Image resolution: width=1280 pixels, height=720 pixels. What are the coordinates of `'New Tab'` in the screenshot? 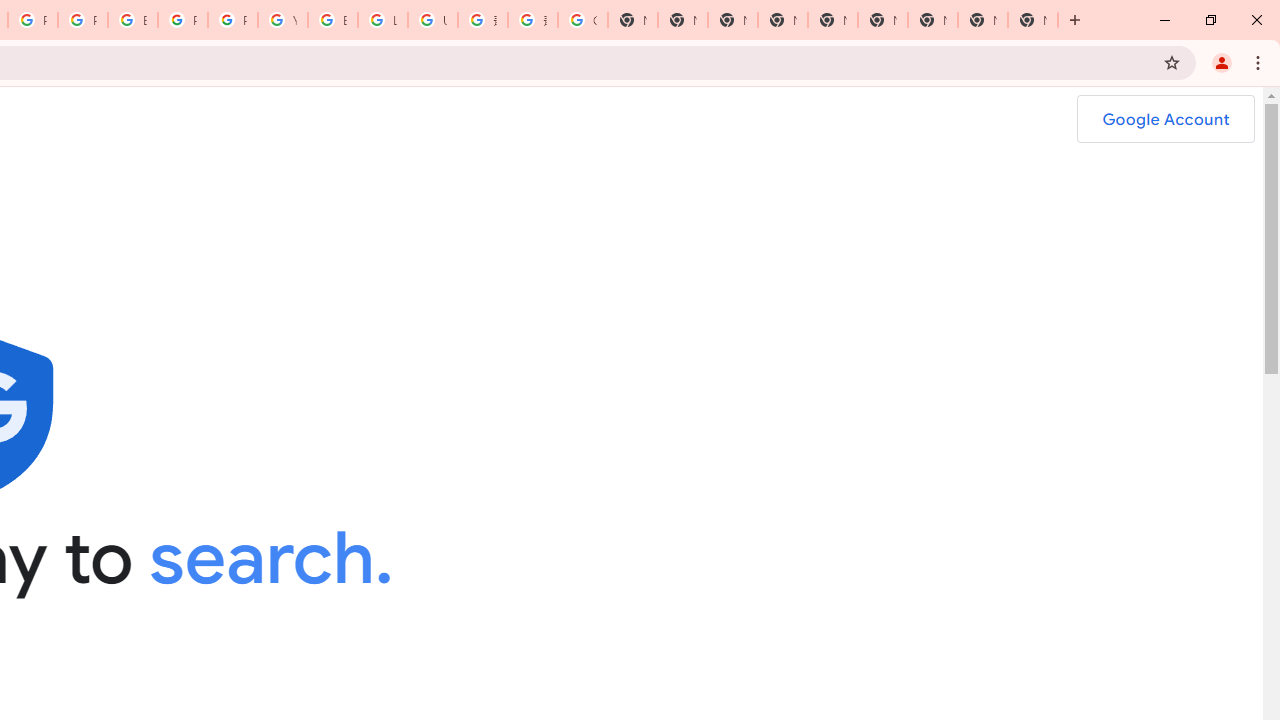 It's located at (781, 20).